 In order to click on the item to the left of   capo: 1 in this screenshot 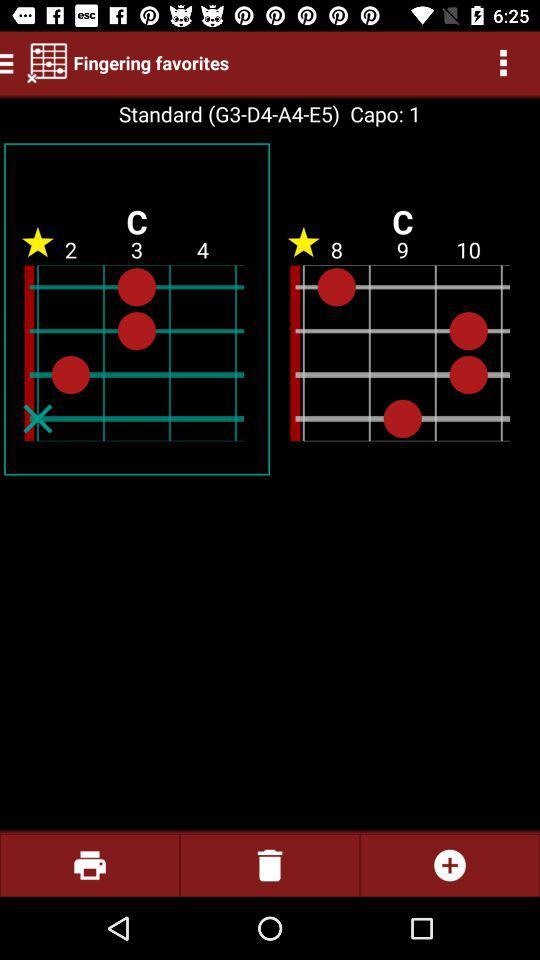, I will do `click(228, 114)`.